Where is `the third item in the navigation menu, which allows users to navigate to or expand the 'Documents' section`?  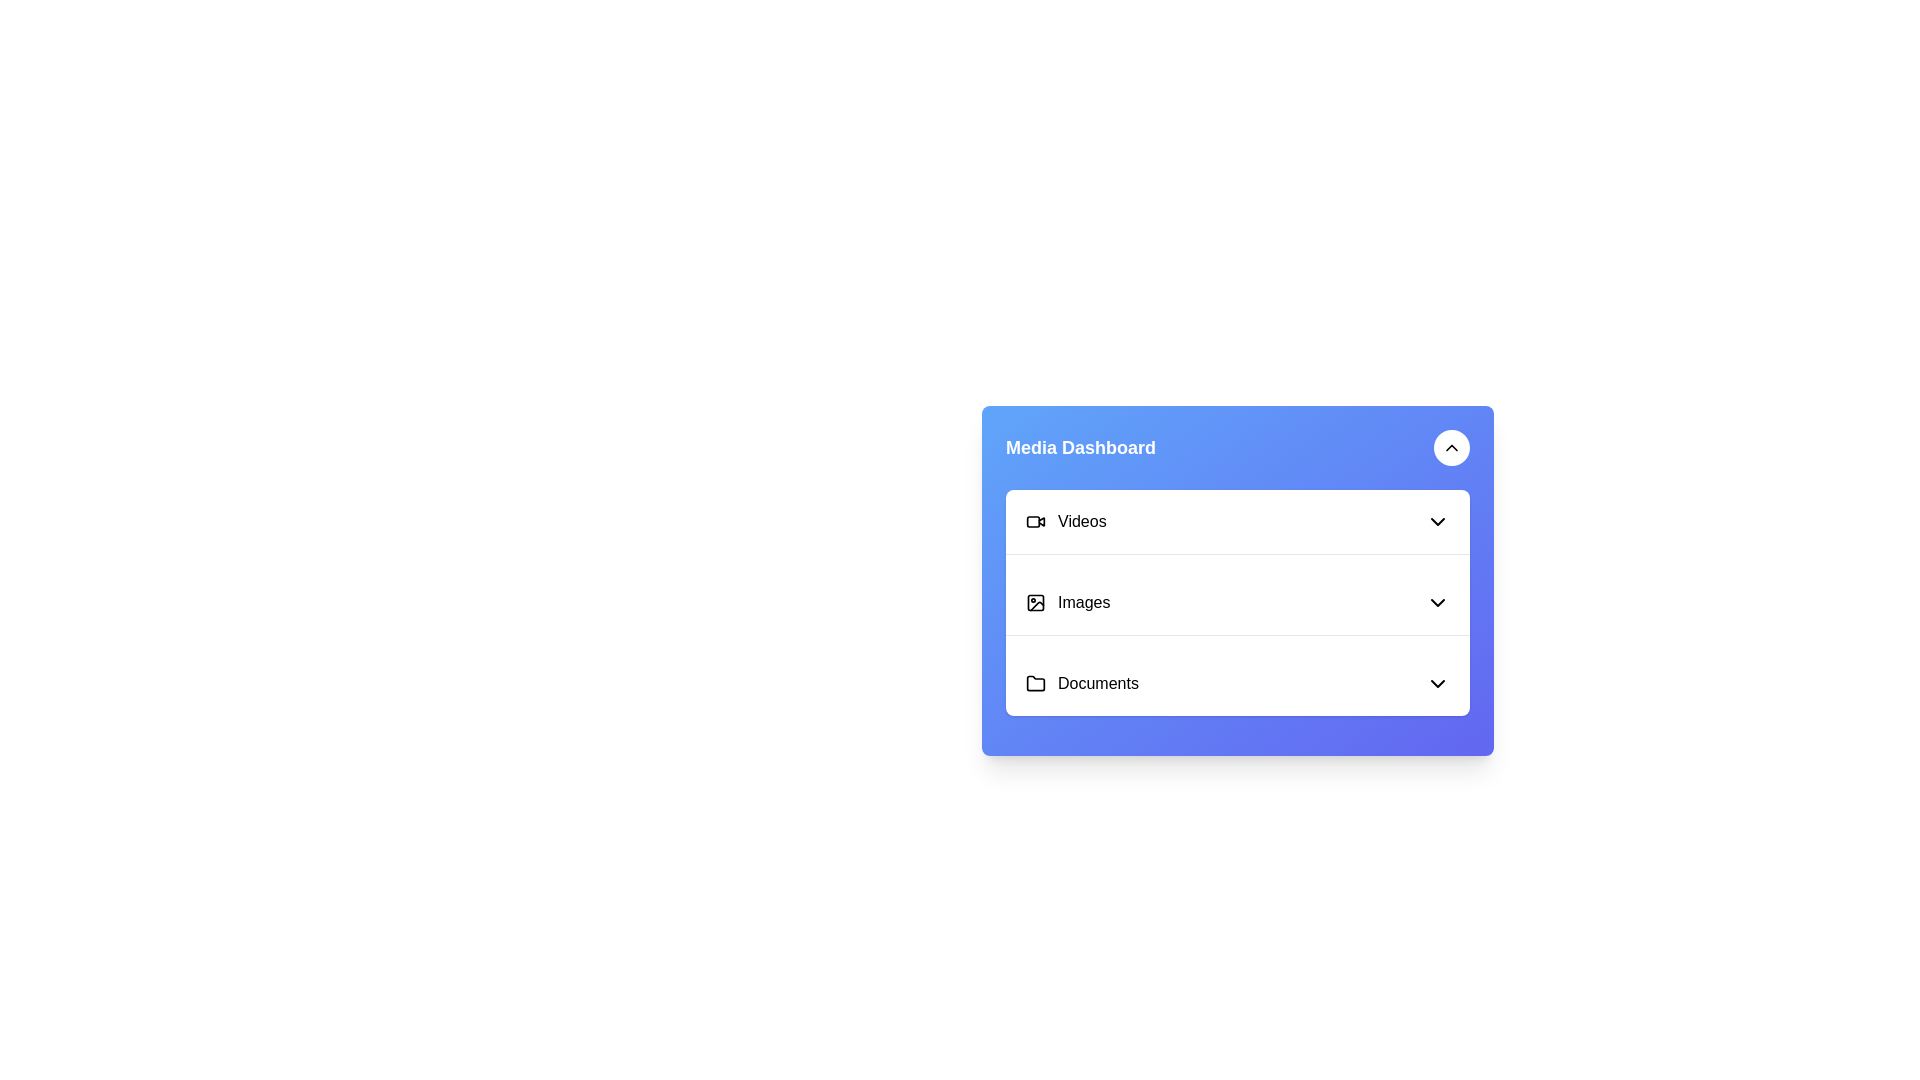 the third item in the navigation menu, which allows users to navigate to or expand the 'Documents' section is located at coordinates (1237, 682).